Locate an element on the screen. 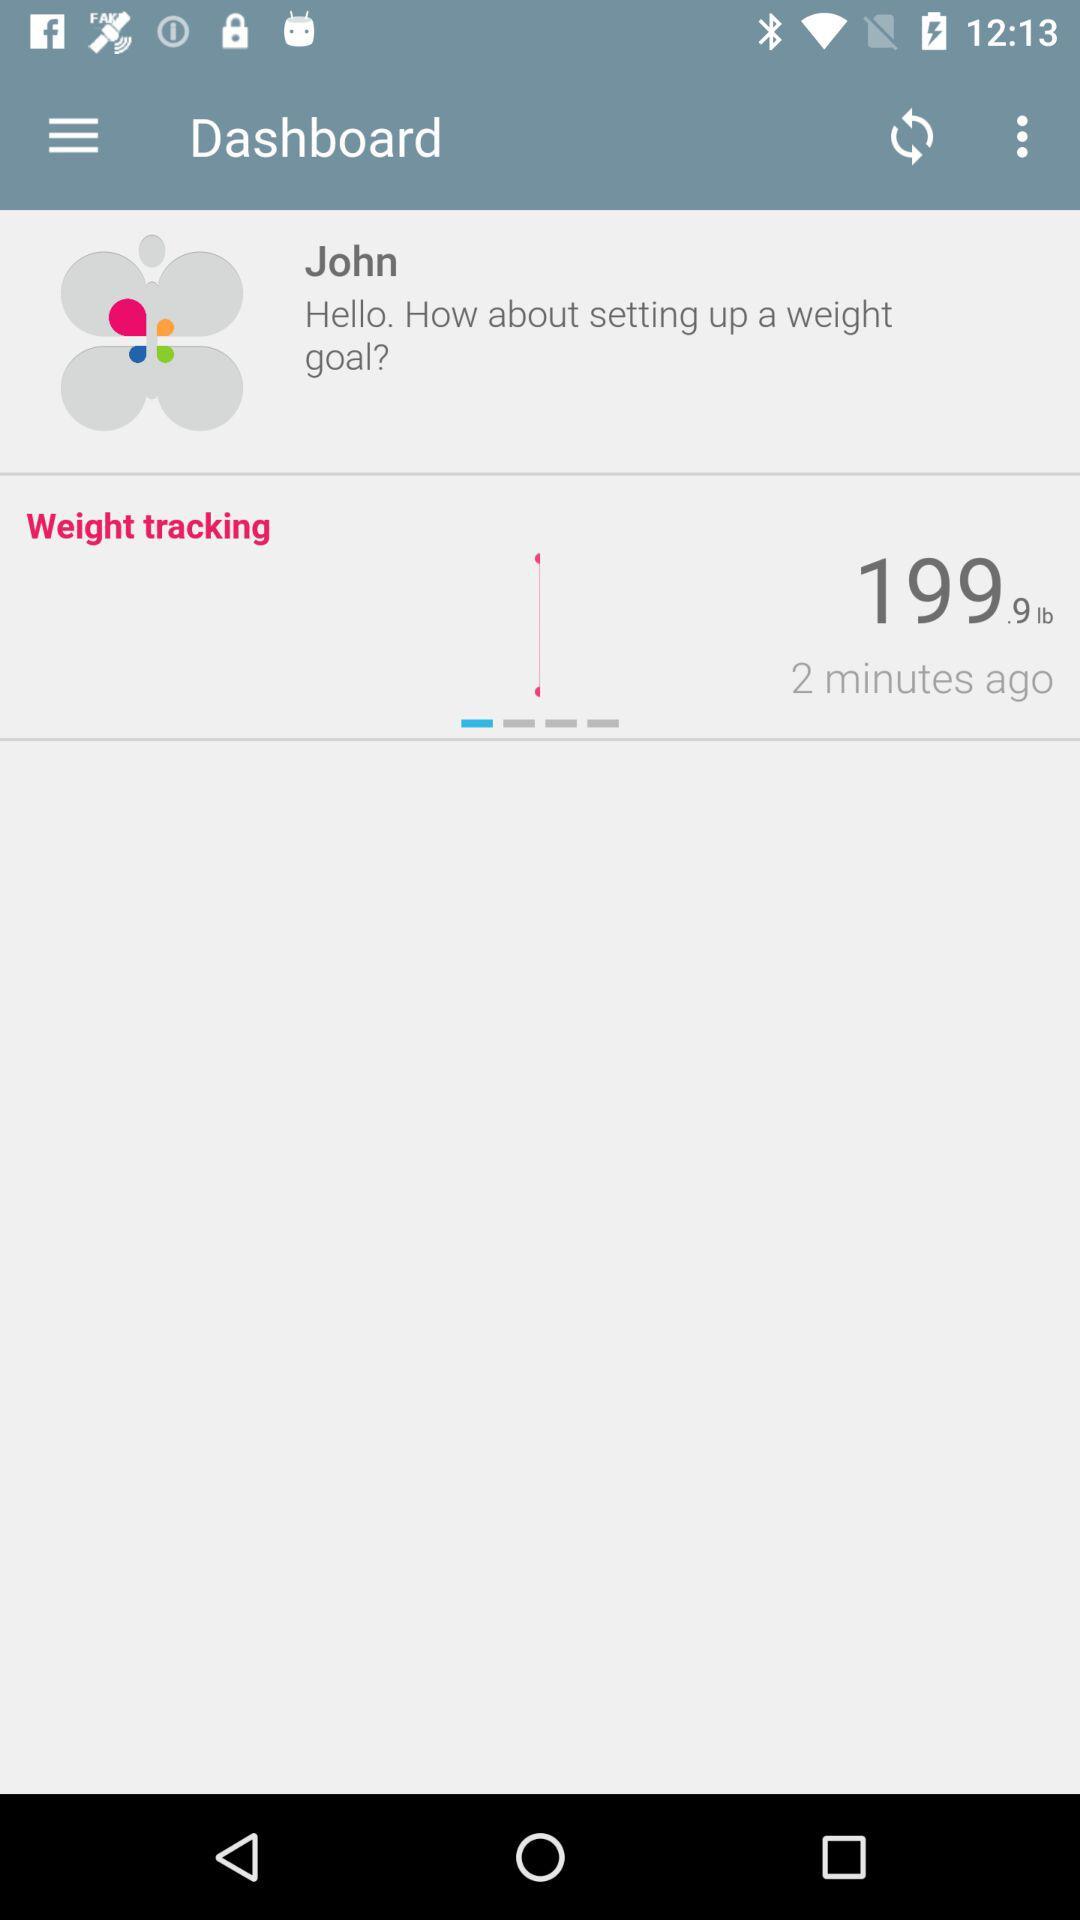  item on the right is located at coordinates (795, 676).